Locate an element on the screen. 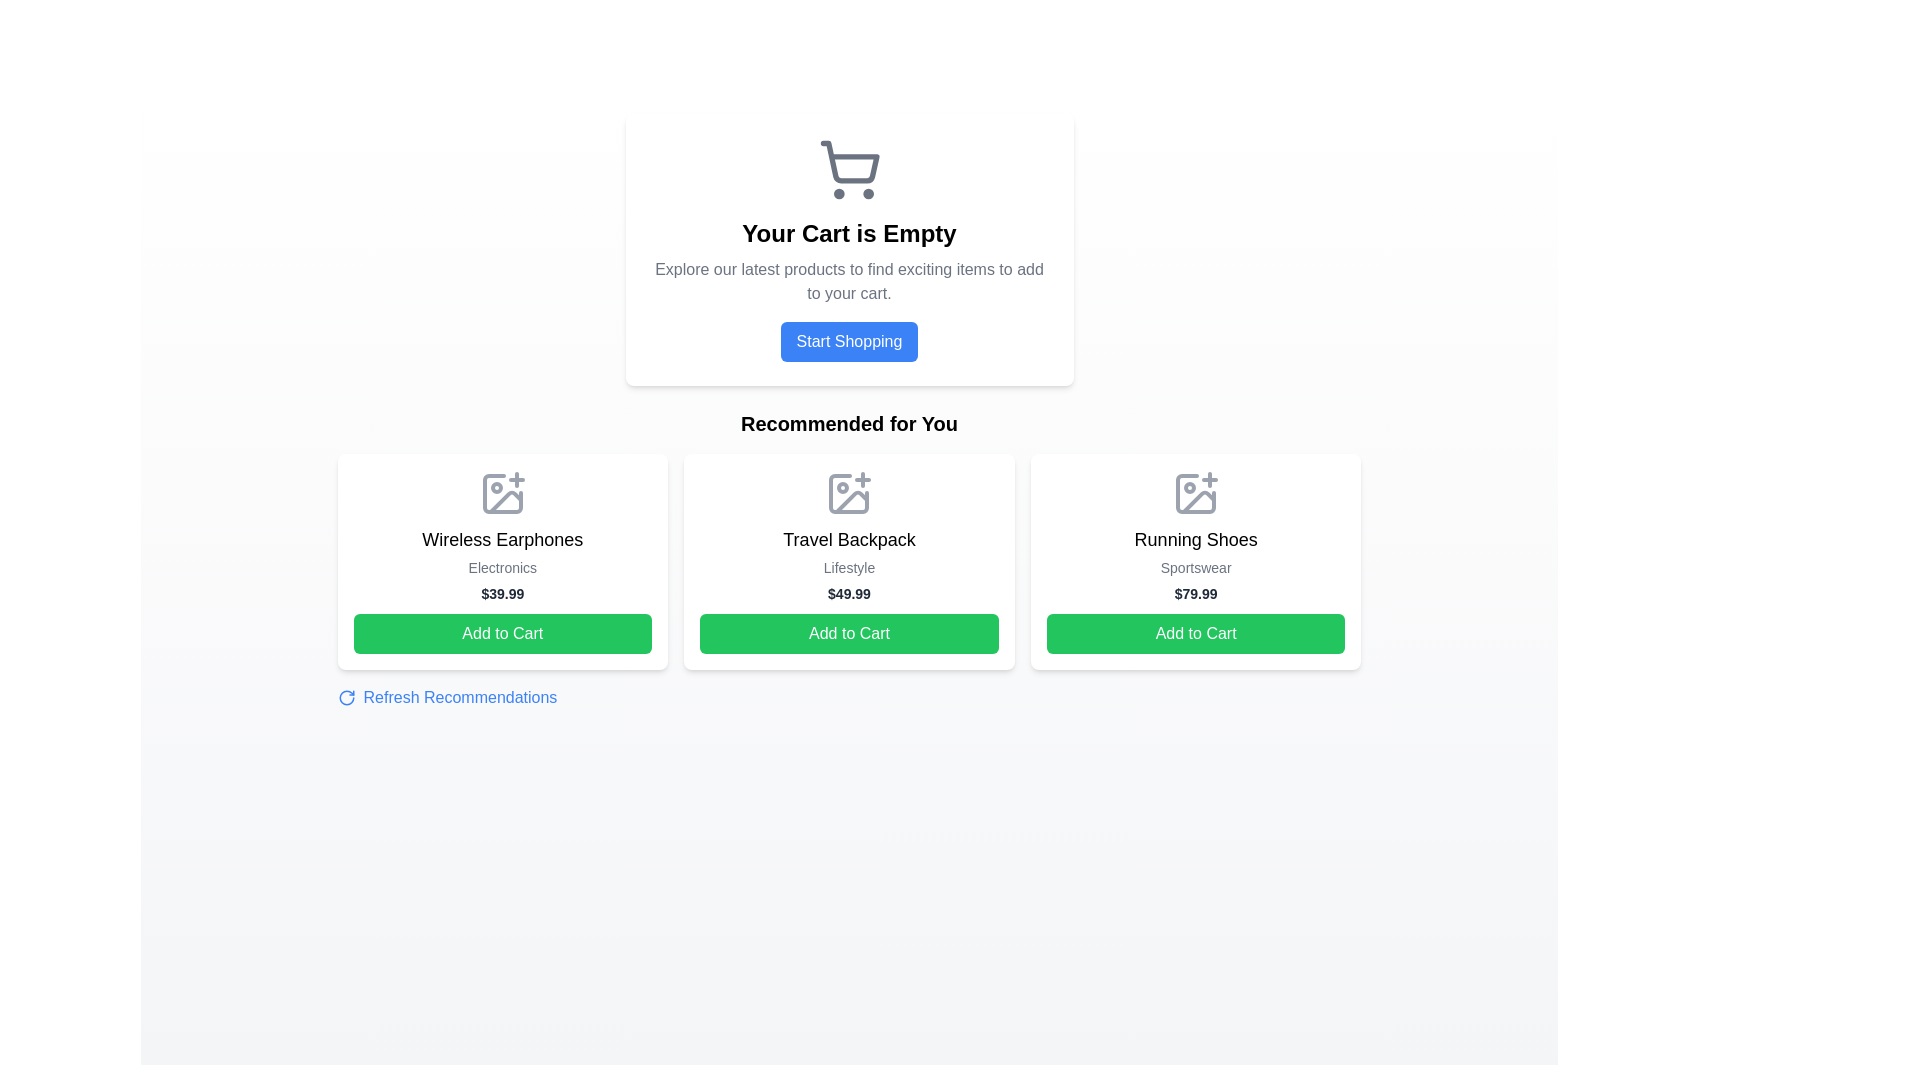 This screenshot has height=1080, width=1920. the 'Wireless Earphones' text element in the product card for accessibility is located at coordinates (502, 540).